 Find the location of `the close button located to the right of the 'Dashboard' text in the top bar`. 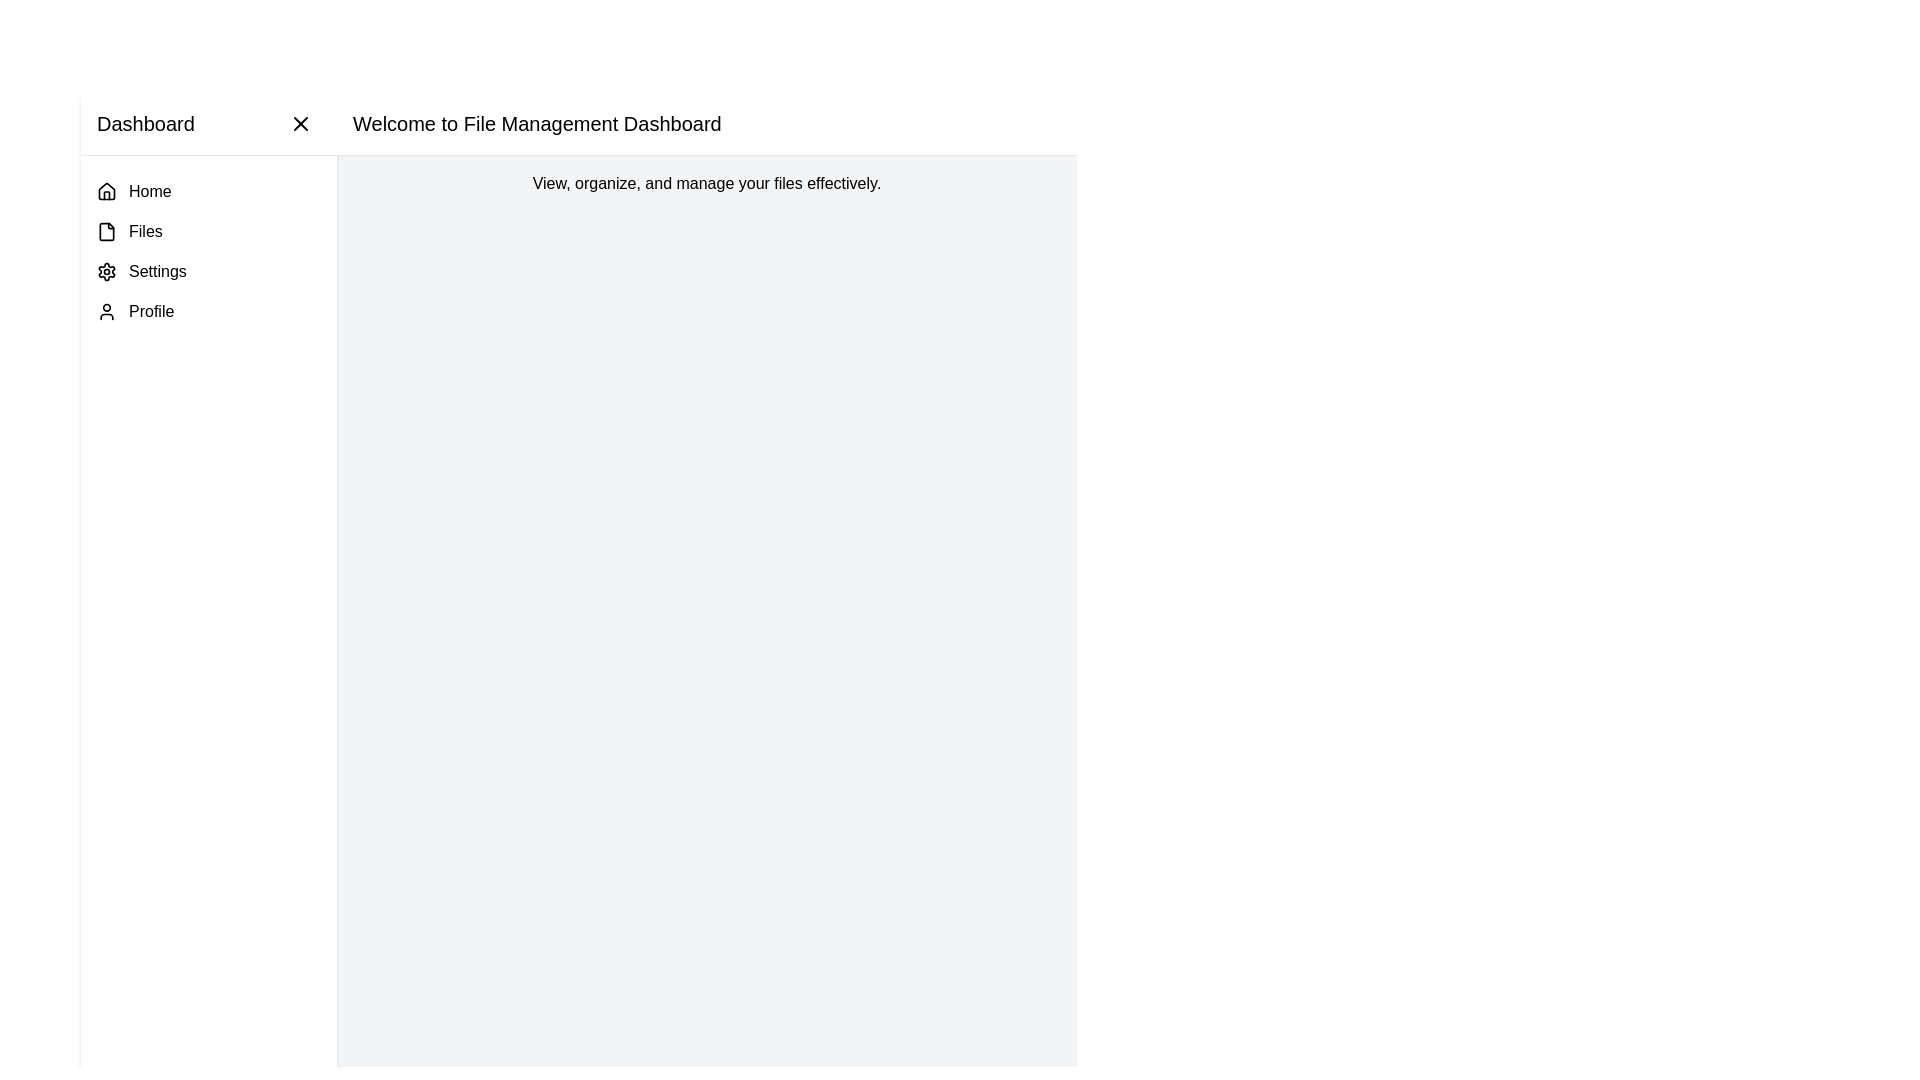

the close button located to the right of the 'Dashboard' text in the top bar is located at coordinates (300, 123).